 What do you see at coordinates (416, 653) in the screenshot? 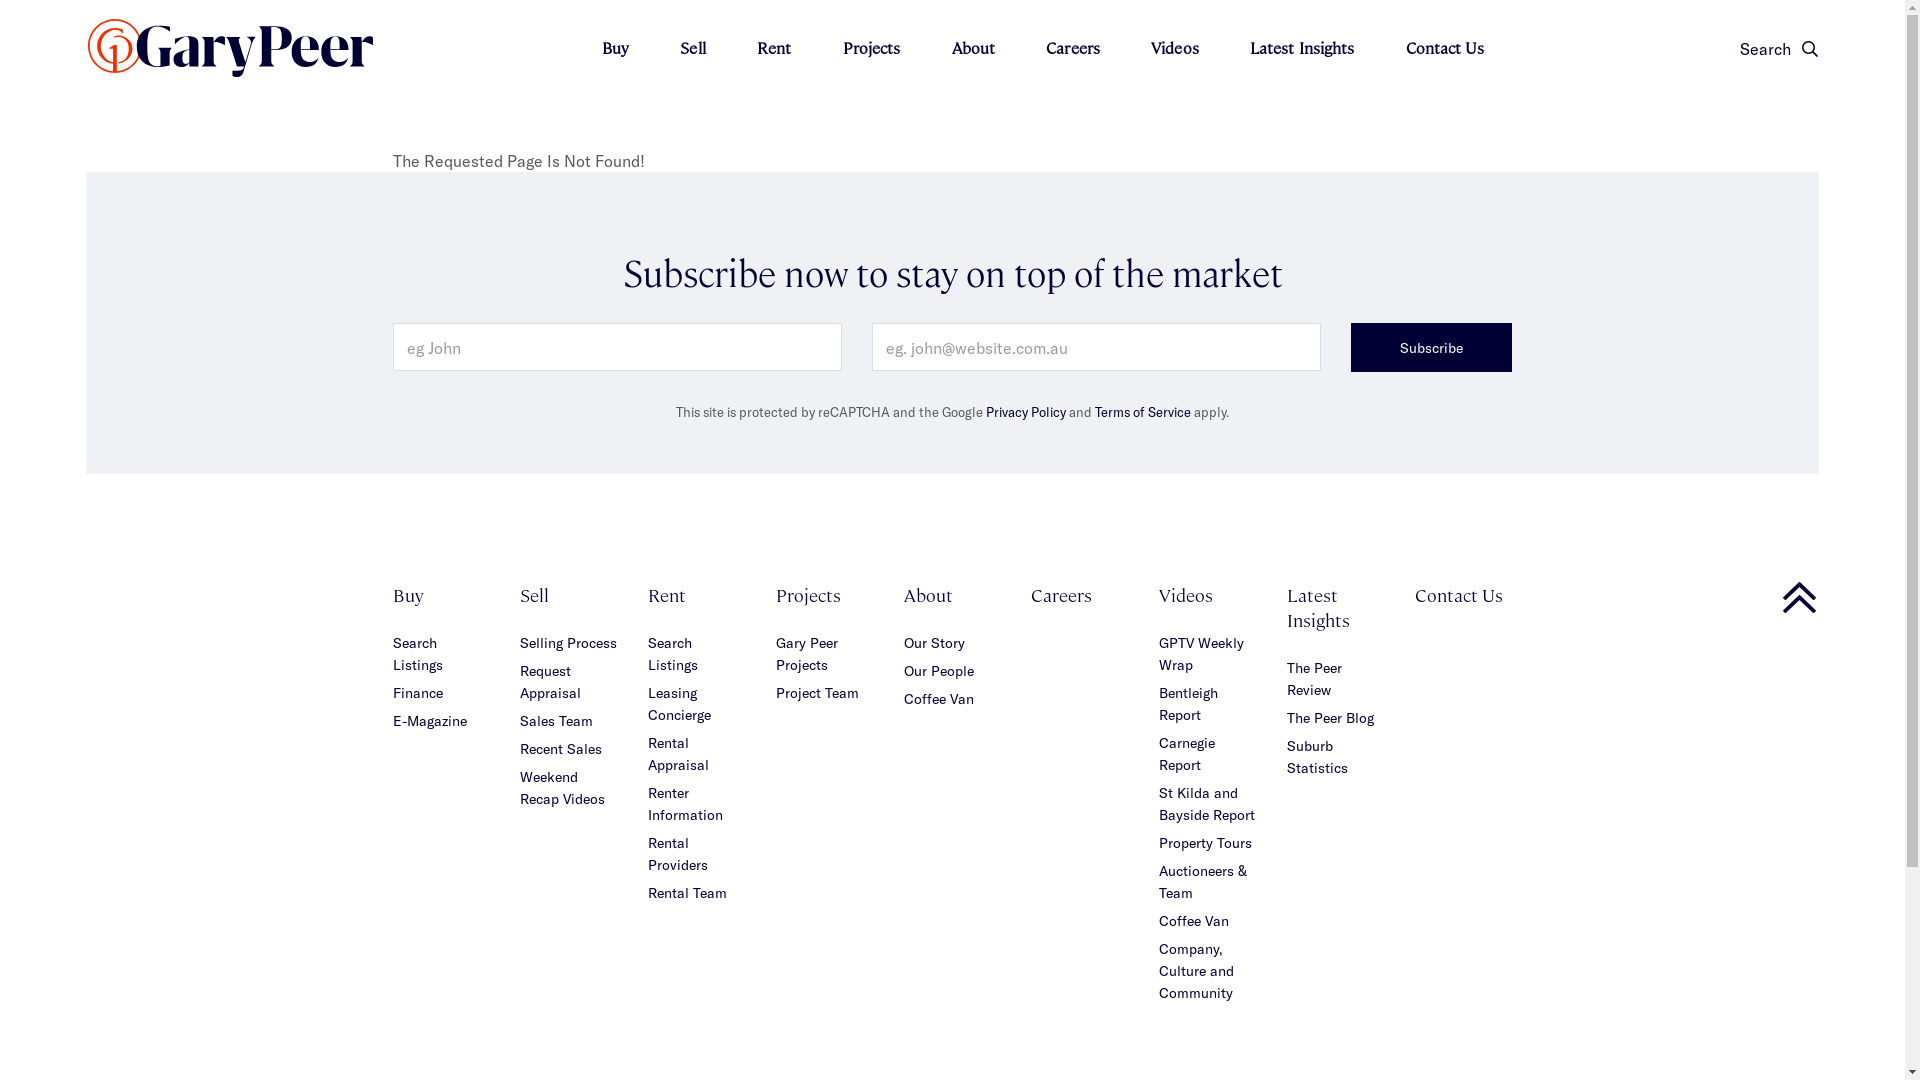
I see `'Search Listings'` at bounding box center [416, 653].